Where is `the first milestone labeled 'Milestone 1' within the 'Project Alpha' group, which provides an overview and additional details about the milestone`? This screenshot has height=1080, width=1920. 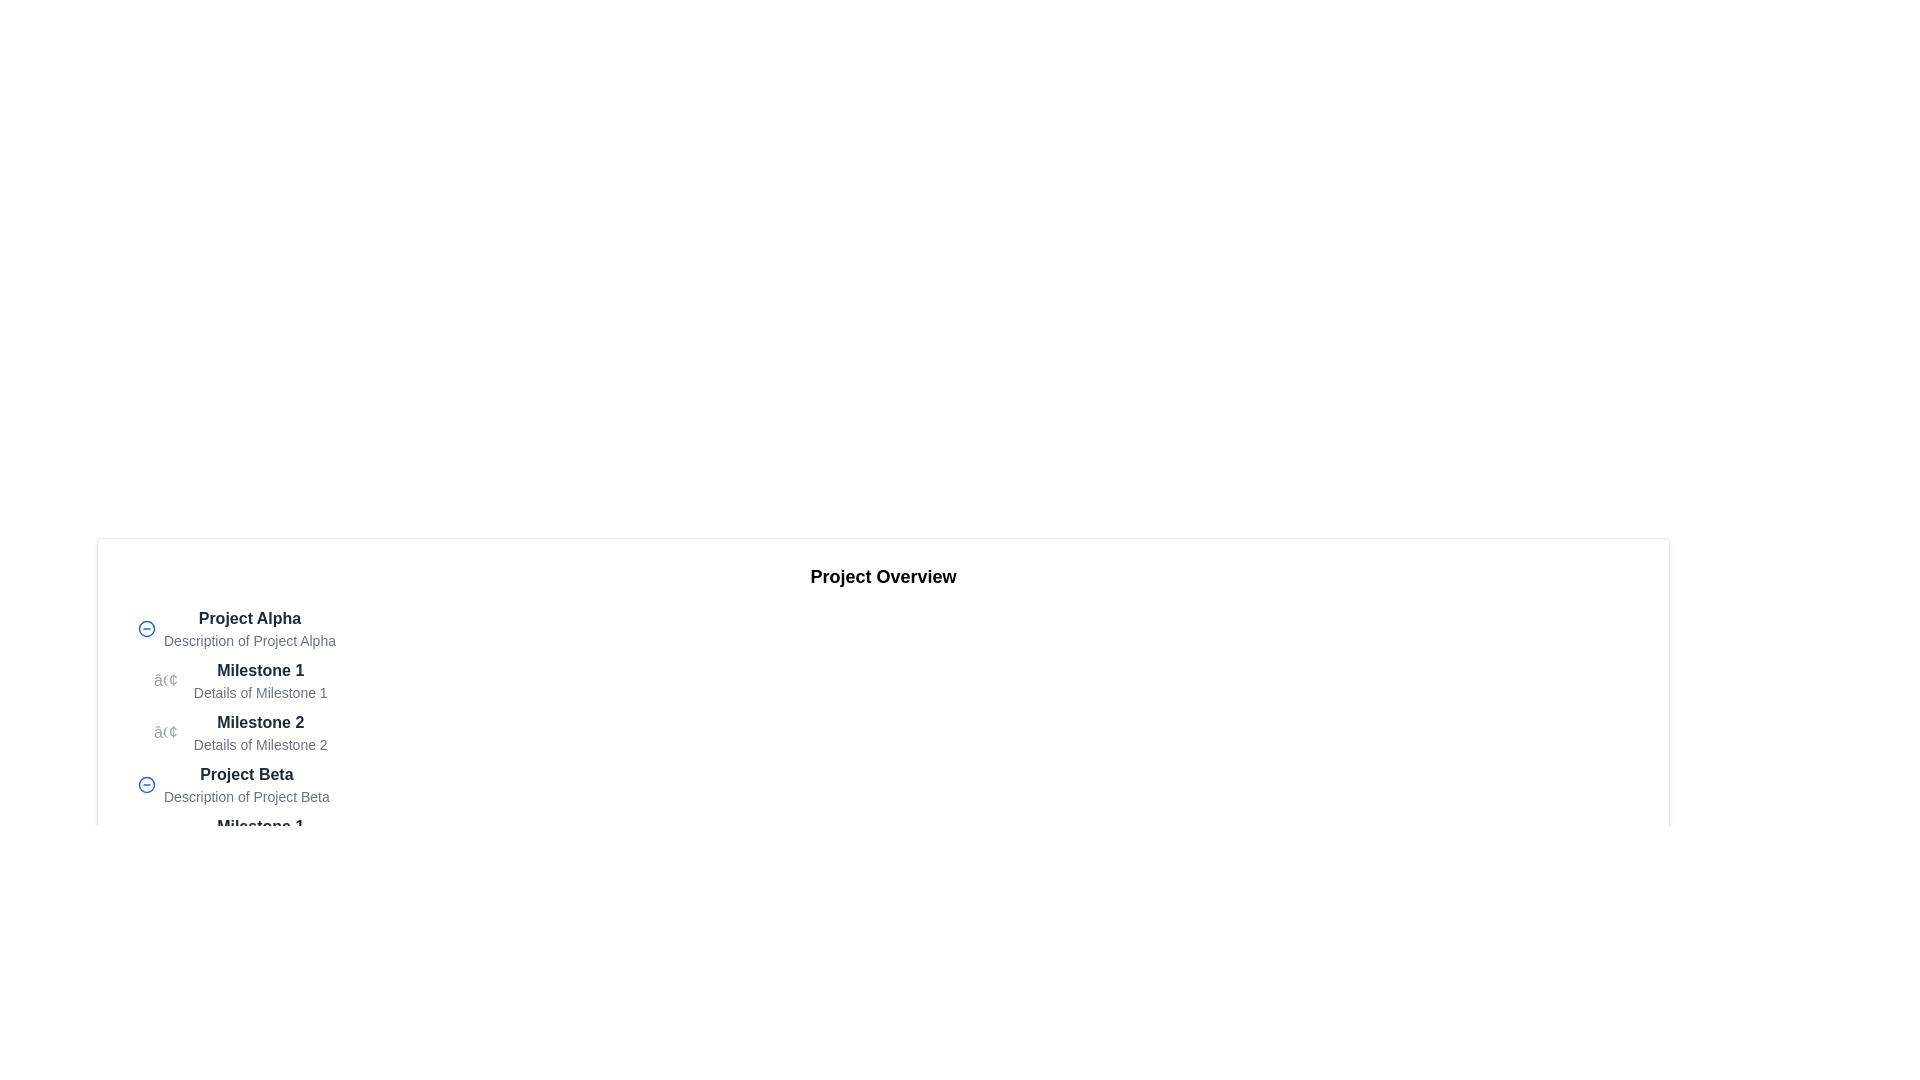 the first milestone labeled 'Milestone 1' within the 'Project Alpha' group, which provides an overview and additional details about the milestone is located at coordinates (259, 680).